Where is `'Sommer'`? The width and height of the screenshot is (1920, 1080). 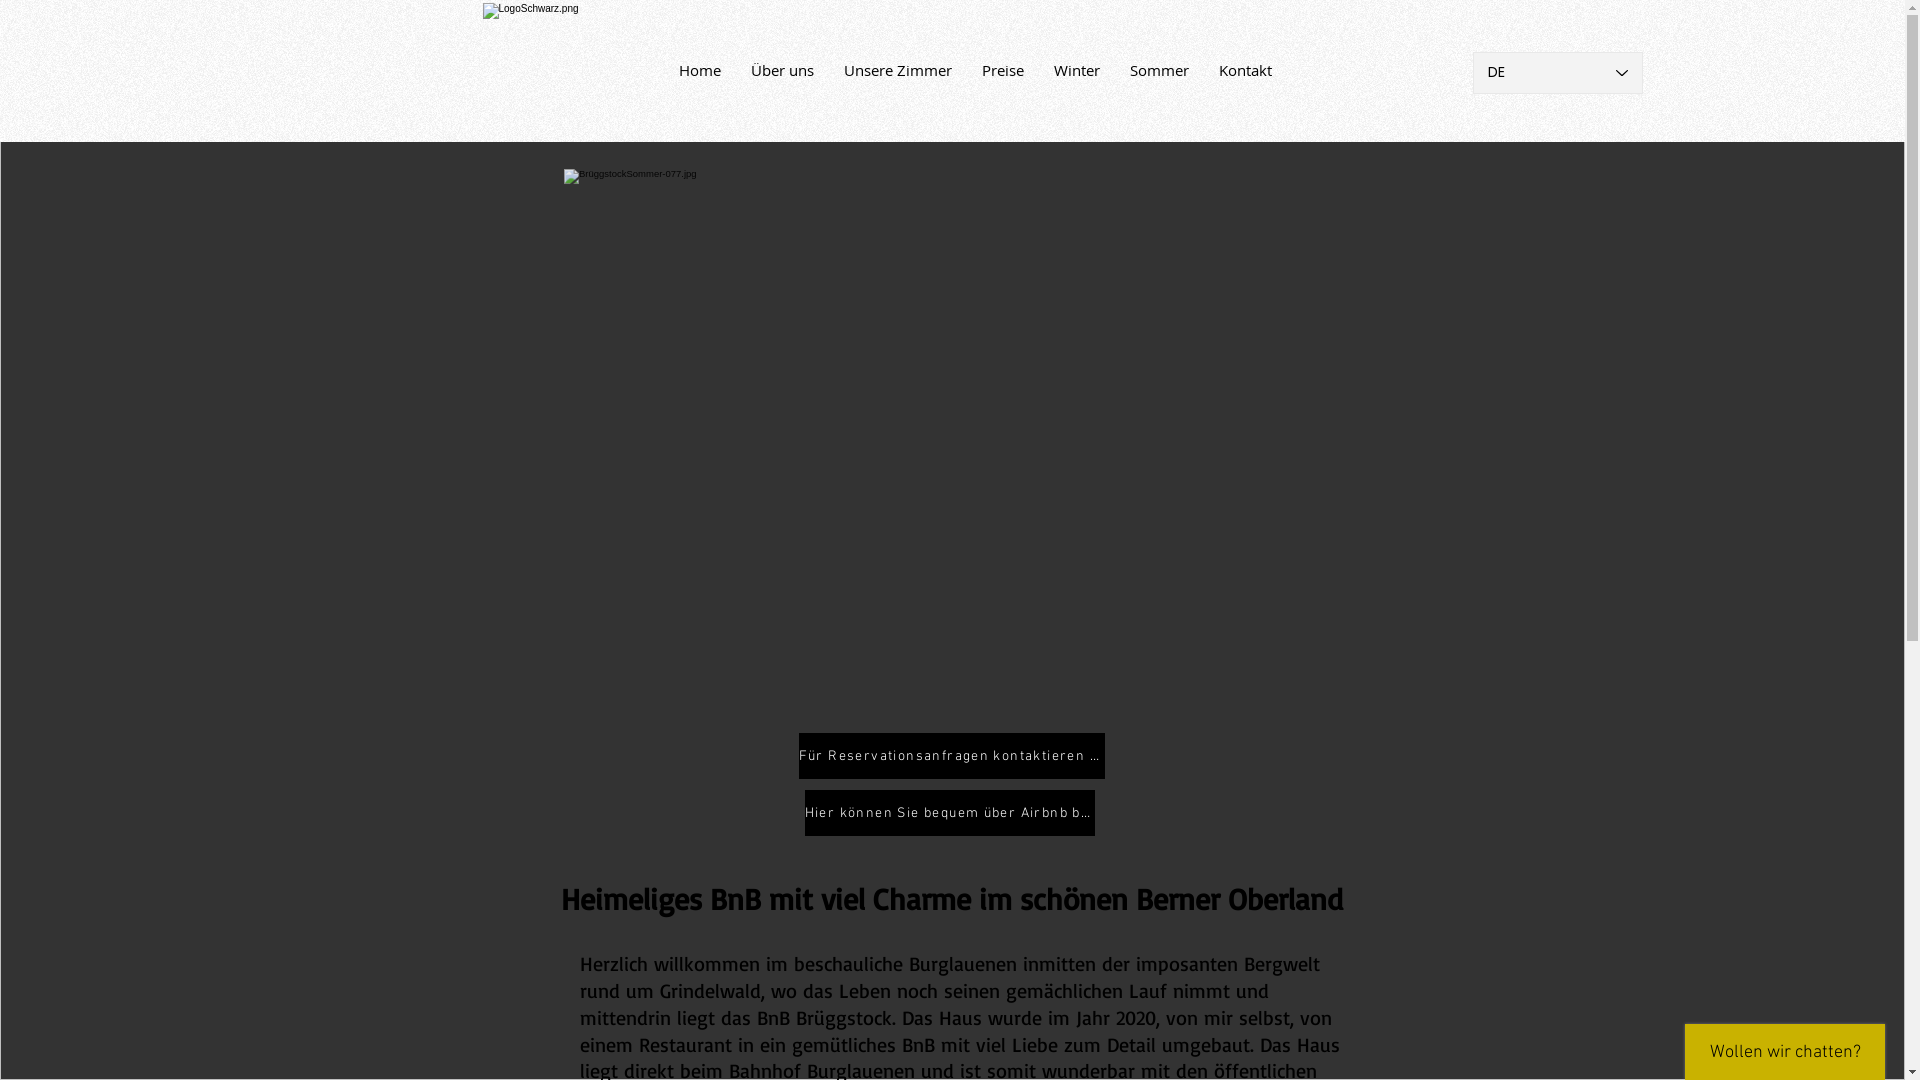 'Sommer' is located at coordinates (1158, 68).